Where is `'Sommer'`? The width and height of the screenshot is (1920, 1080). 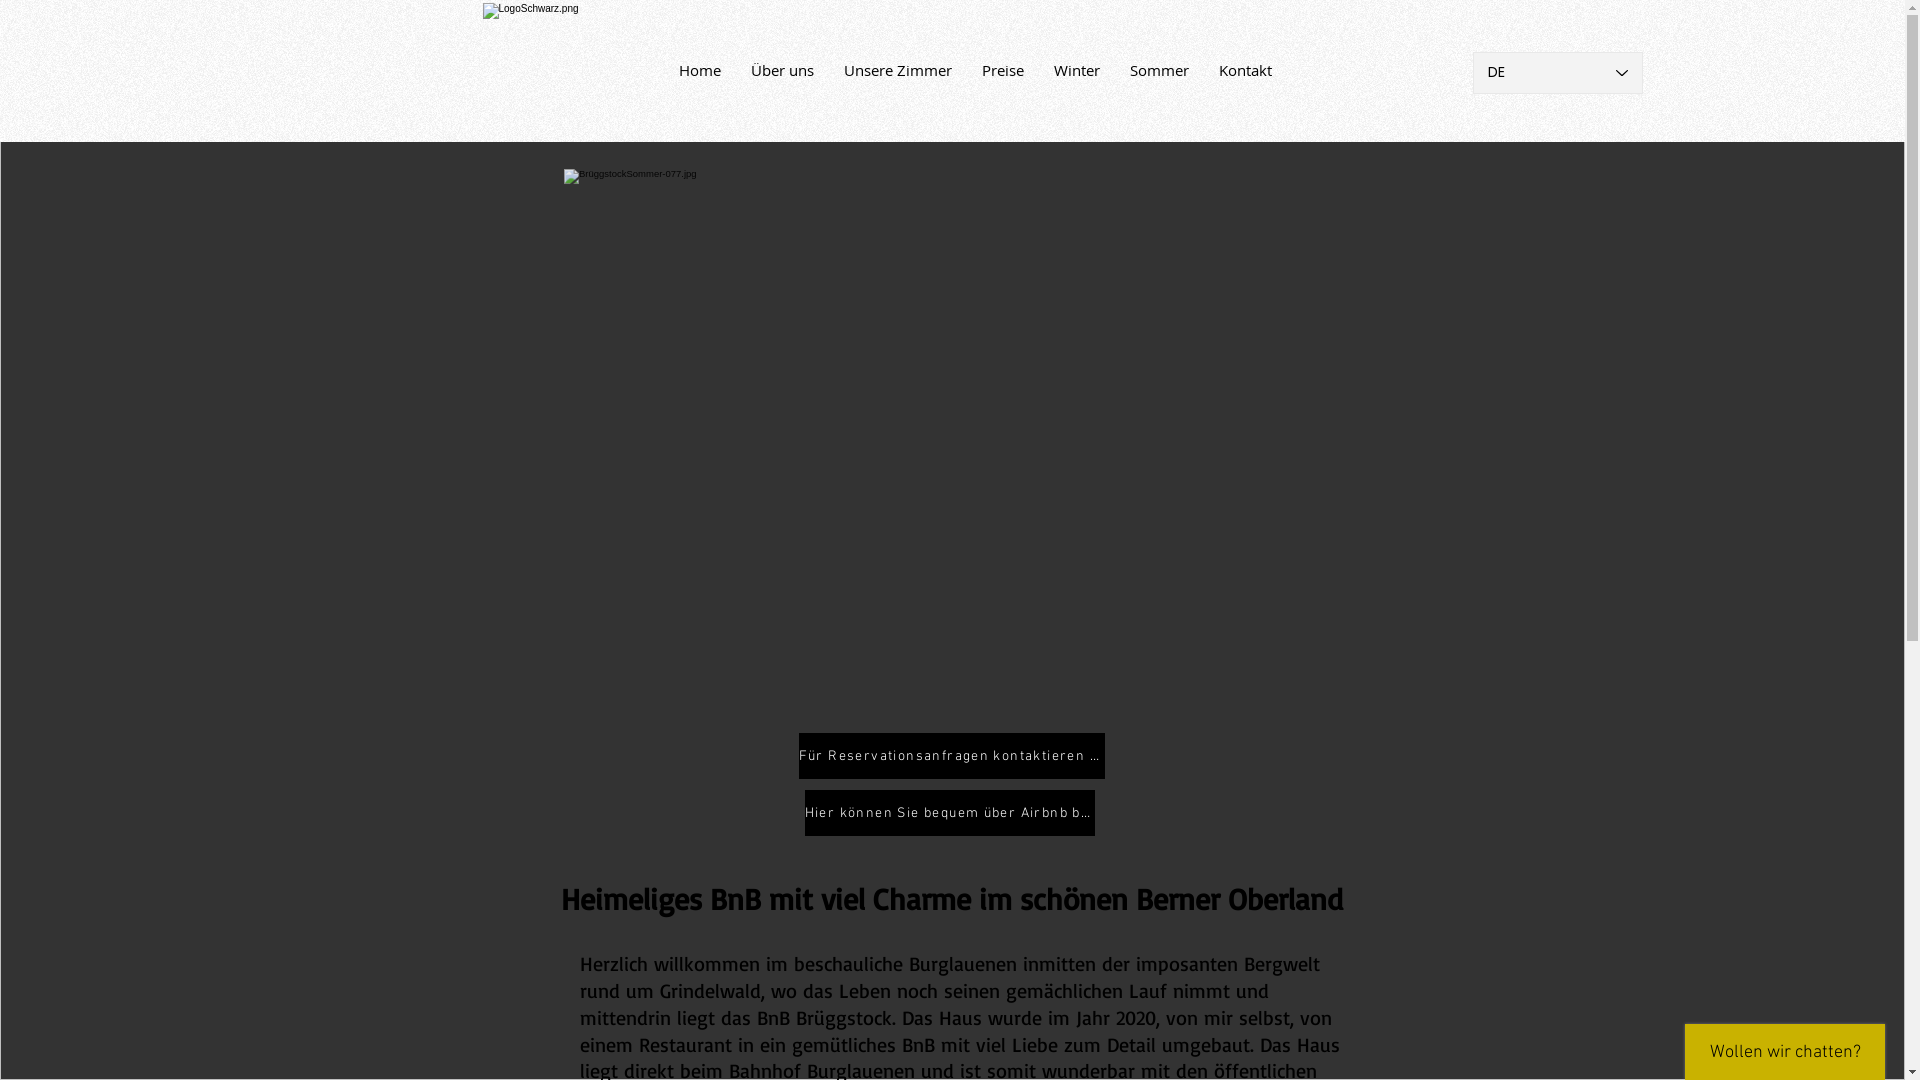 'Sommer' is located at coordinates (1158, 68).